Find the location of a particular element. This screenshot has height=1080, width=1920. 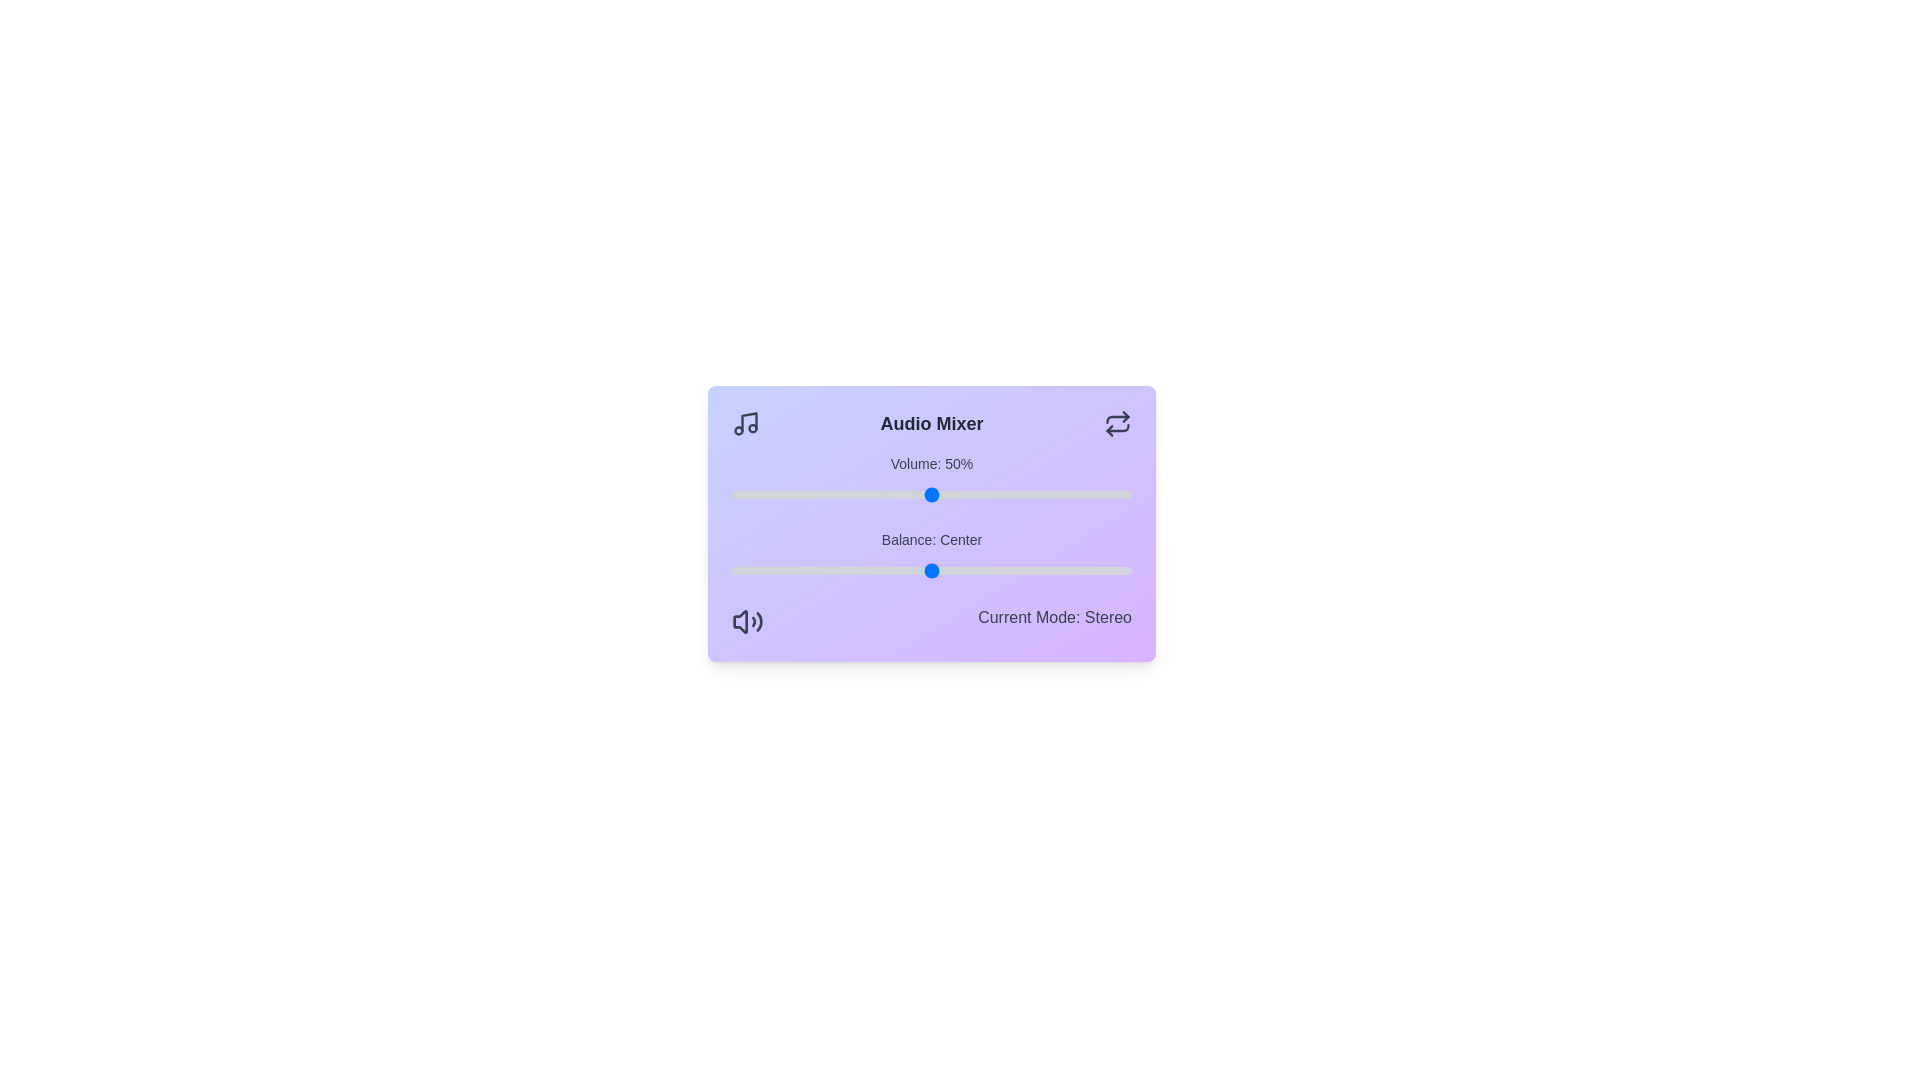

the balance slider to -35 value is located at coordinates (791, 570).